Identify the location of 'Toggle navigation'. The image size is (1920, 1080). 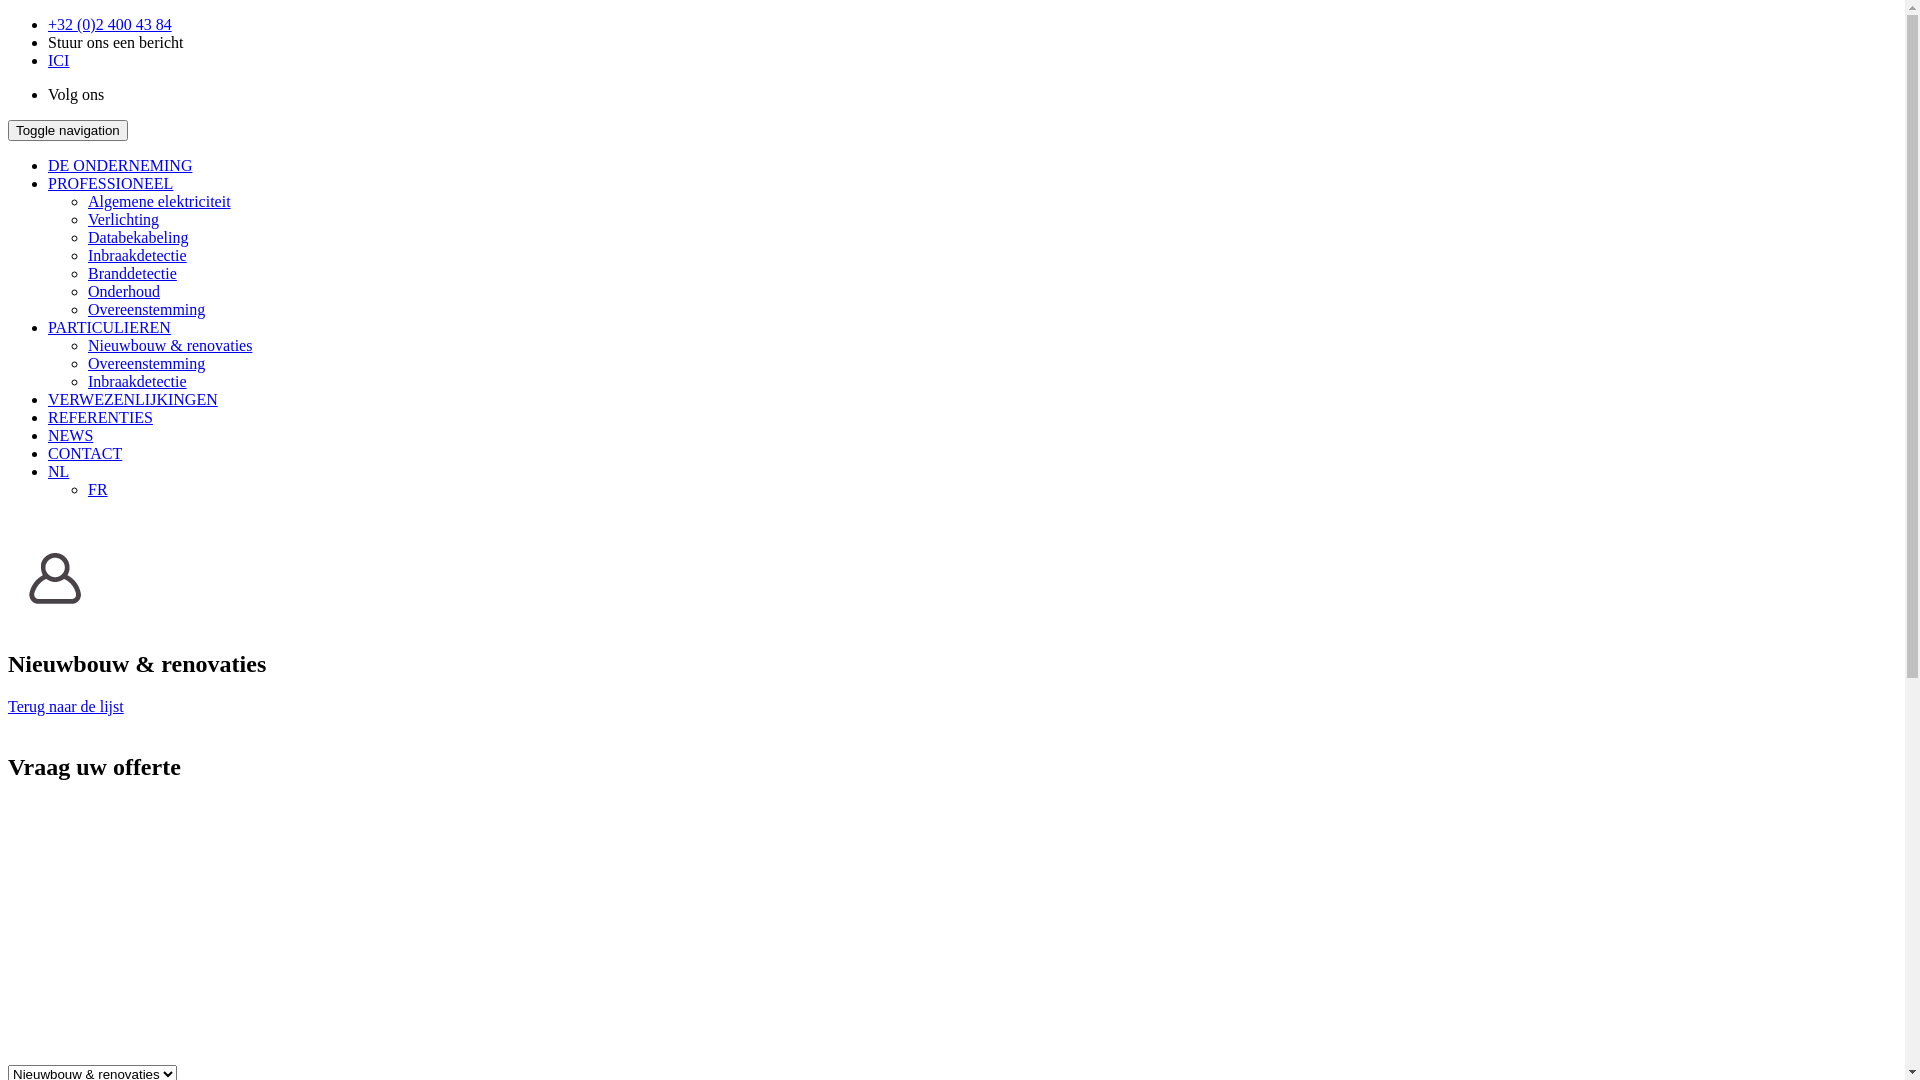
(8, 130).